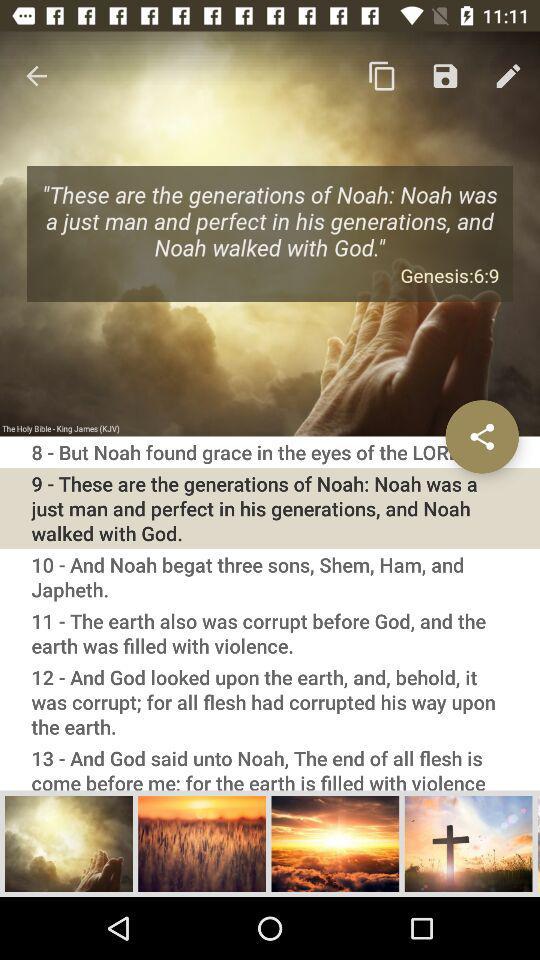 This screenshot has height=960, width=540. What do you see at coordinates (36, 76) in the screenshot?
I see `icon at the top left corner` at bounding box center [36, 76].